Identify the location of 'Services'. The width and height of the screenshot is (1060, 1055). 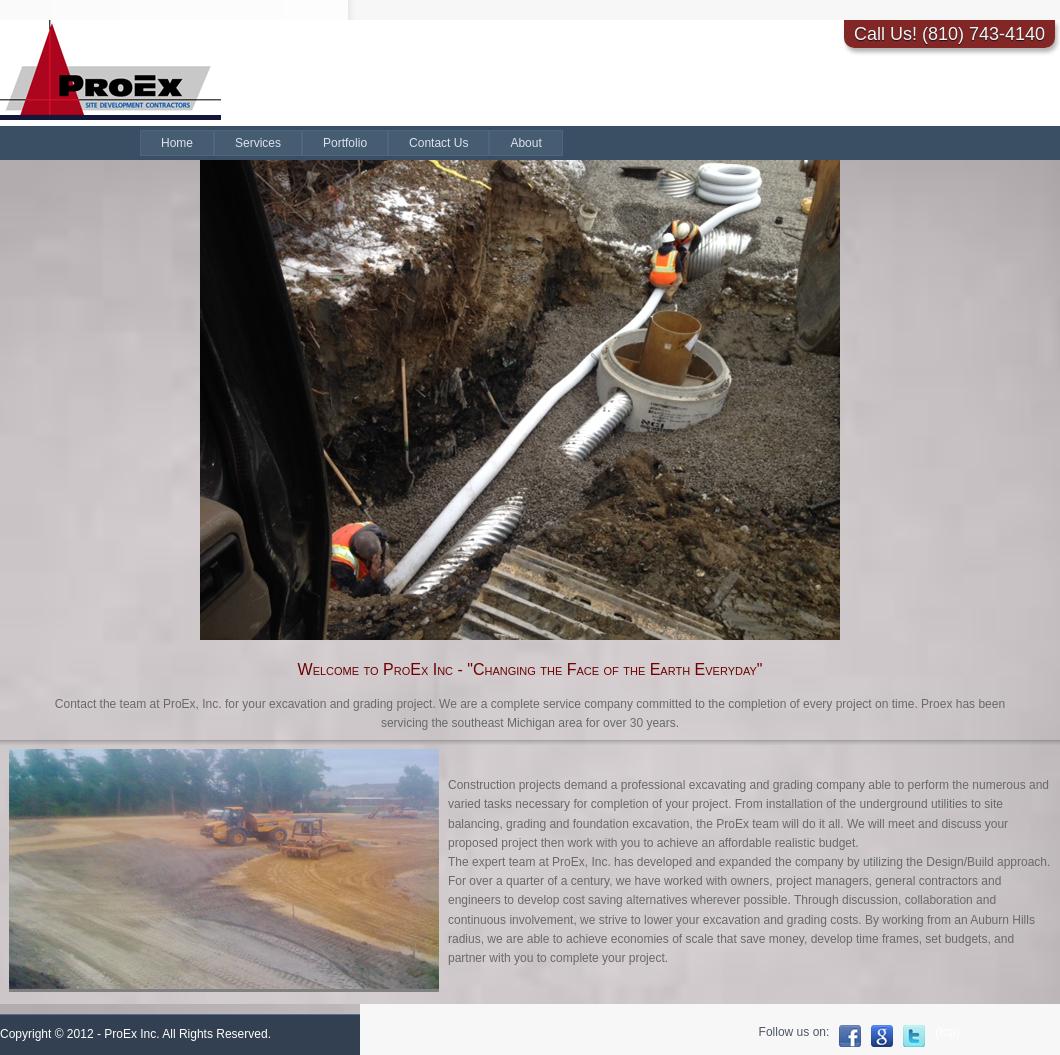
(257, 142).